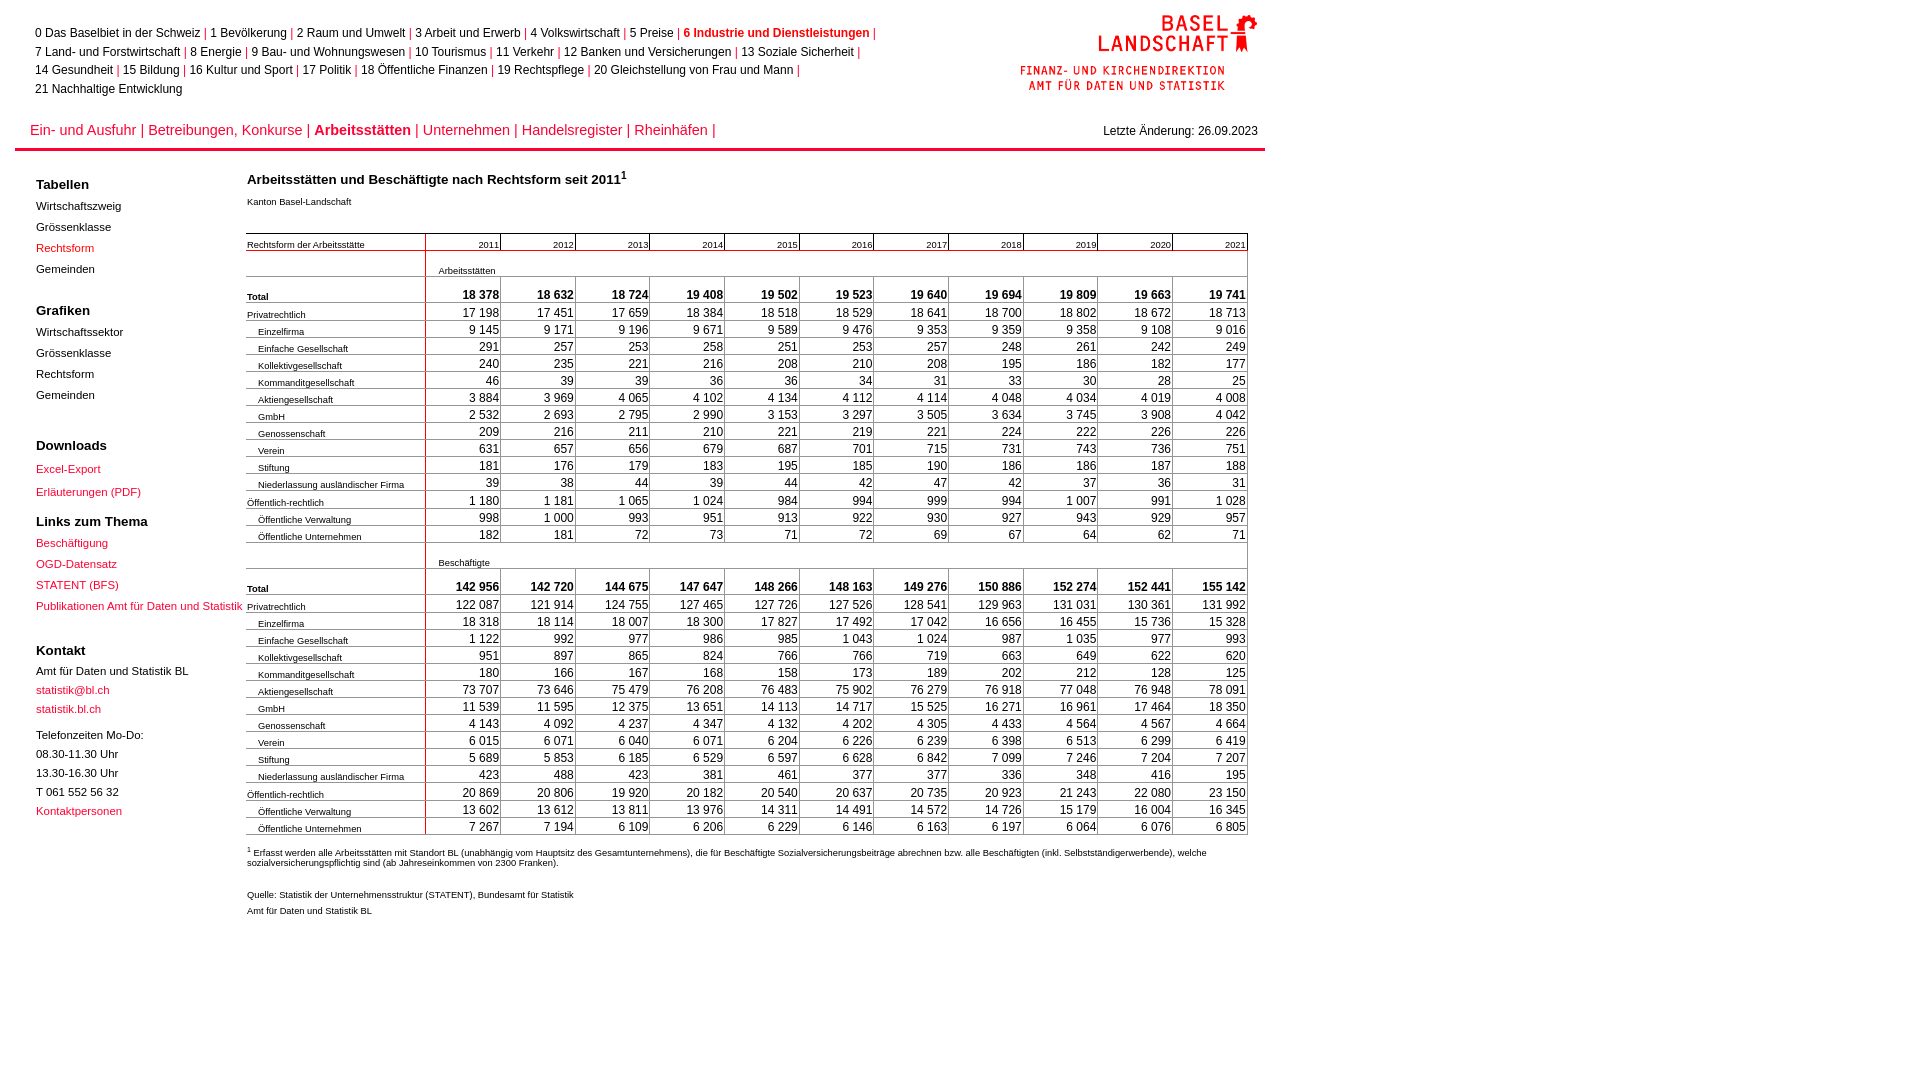 The width and height of the screenshot is (1920, 1080). I want to click on '4 Volkswirtschaft', so click(573, 33).